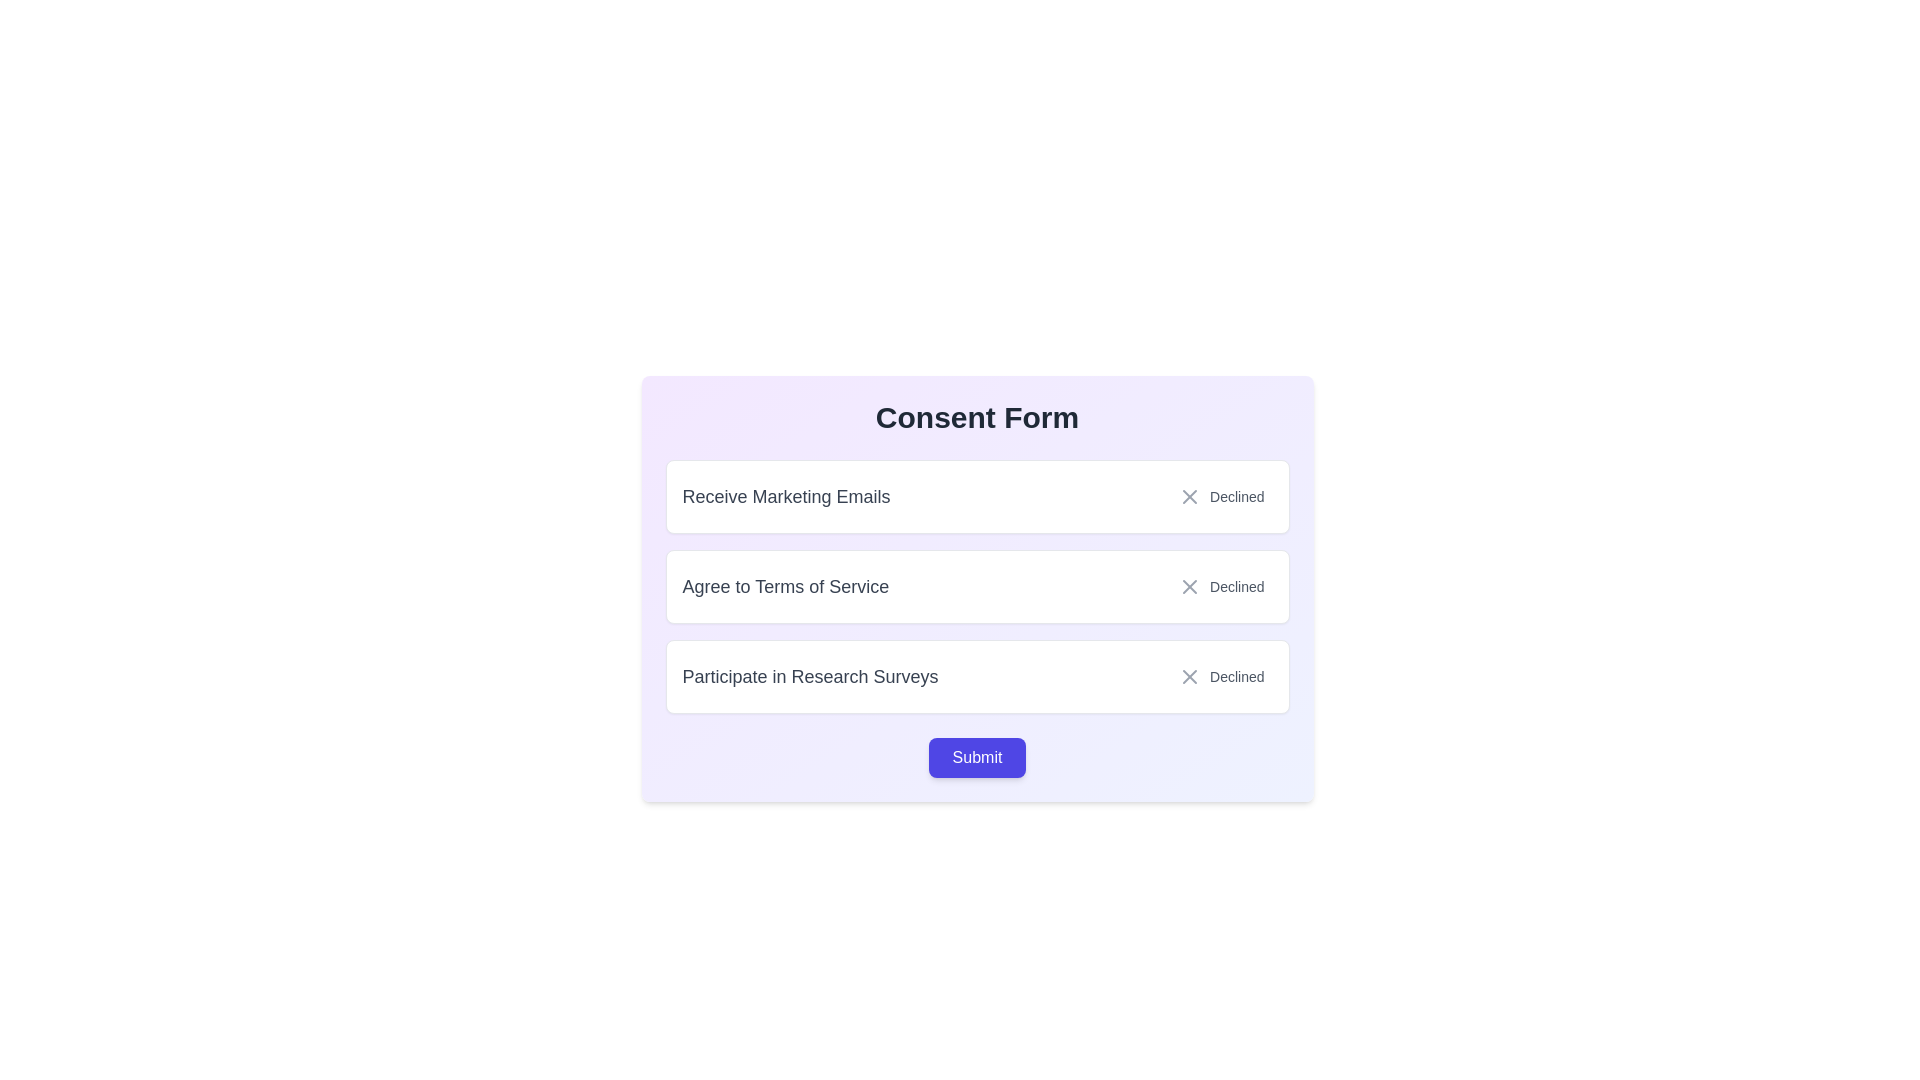  What do you see at coordinates (1236, 676) in the screenshot?
I see `text displayed in the third 'Declined' label in the vertical stack of options within the consent form` at bounding box center [1236, 676].